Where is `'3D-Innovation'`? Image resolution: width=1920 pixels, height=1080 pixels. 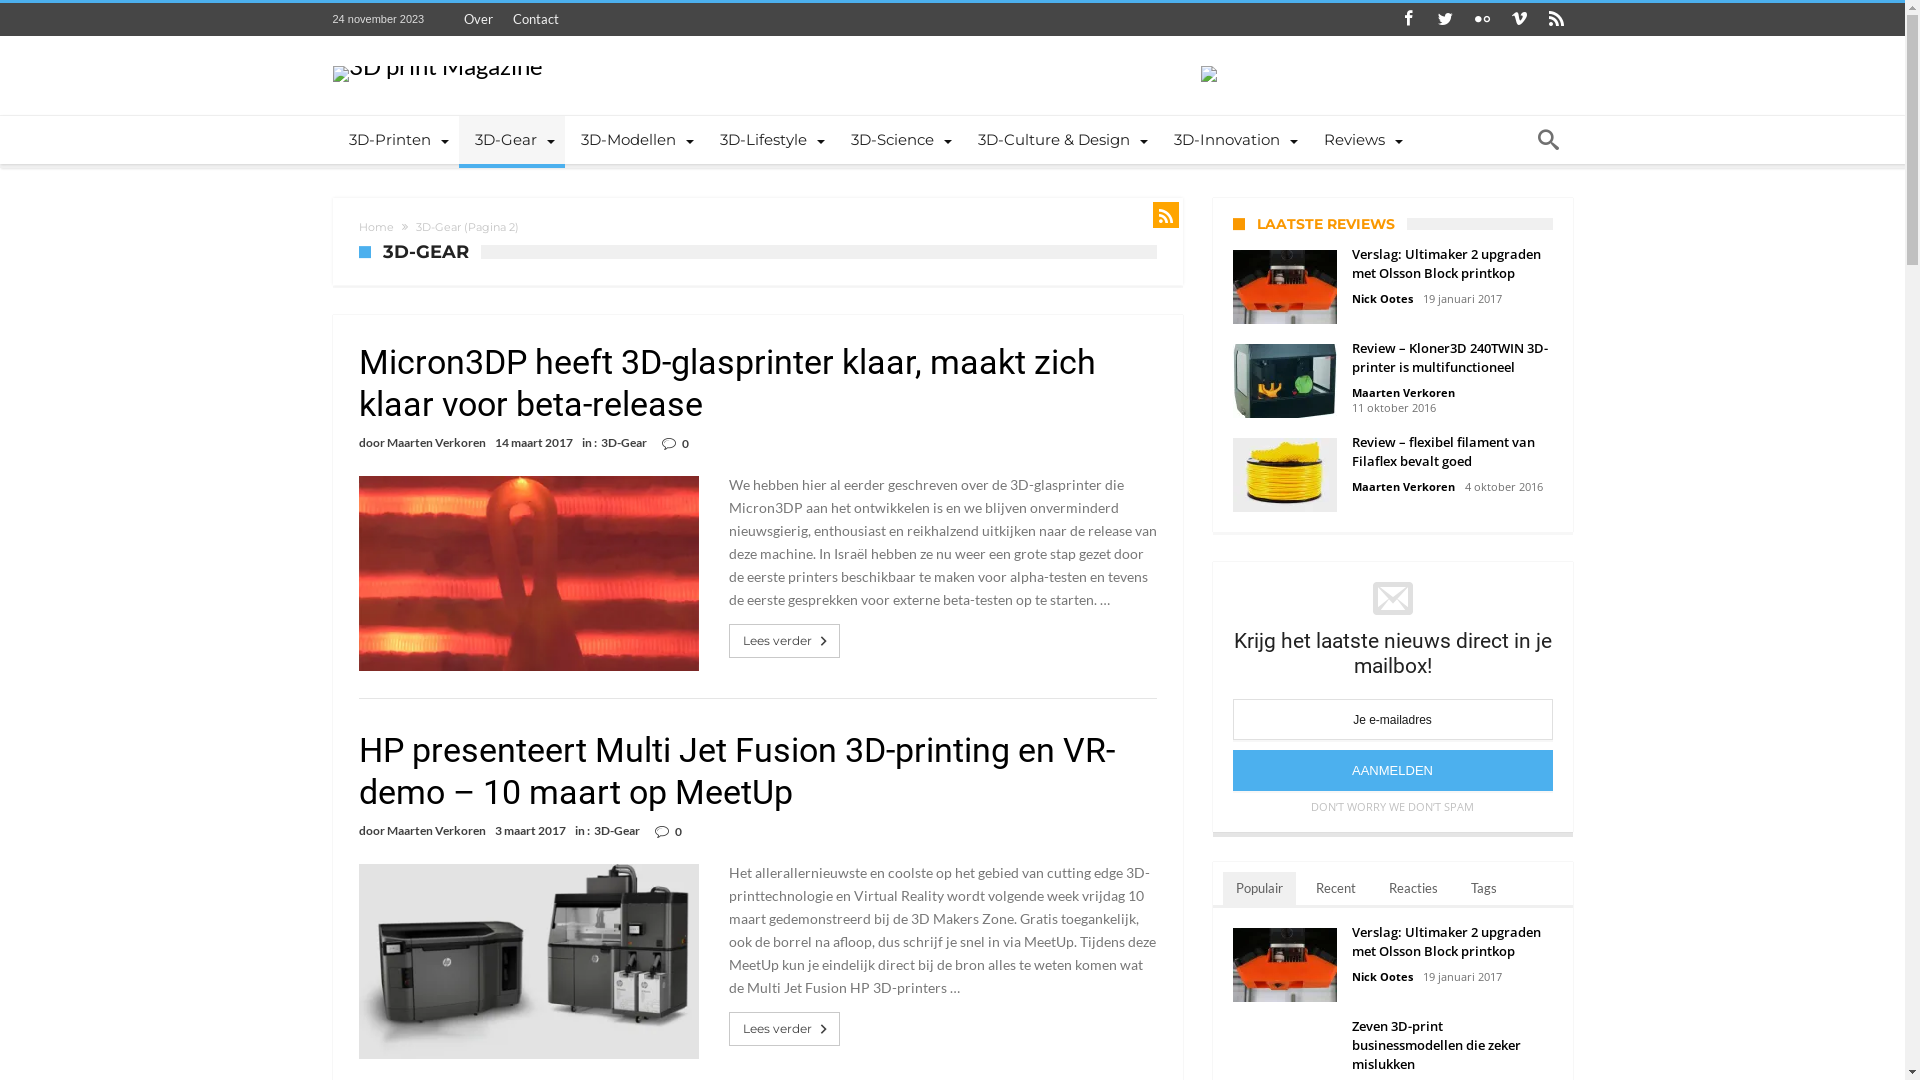 '3D-Innovation' is located at coordinates (1157, 138).